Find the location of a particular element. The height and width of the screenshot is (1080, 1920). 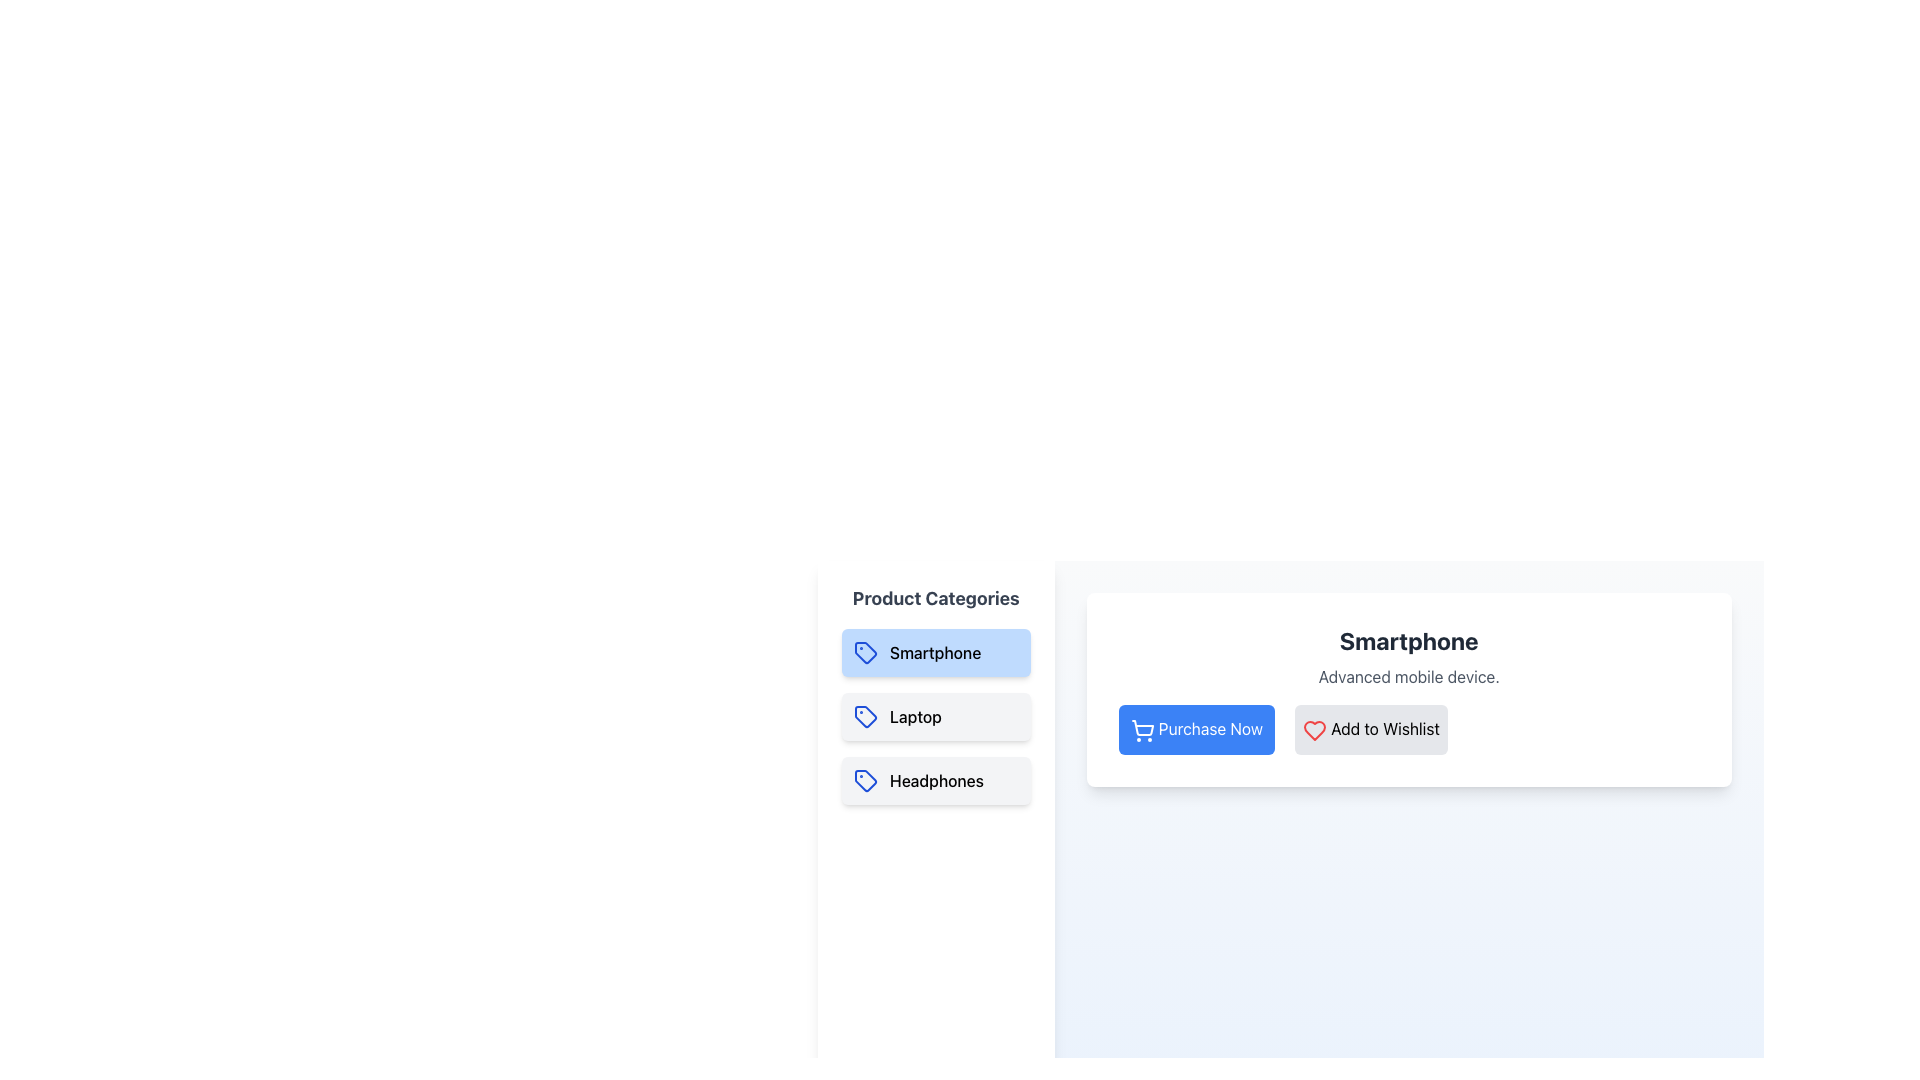

the icon representing the 'Laptop' category located to the left of the 'Laptop' button text label is located at coordinates (865, 716).